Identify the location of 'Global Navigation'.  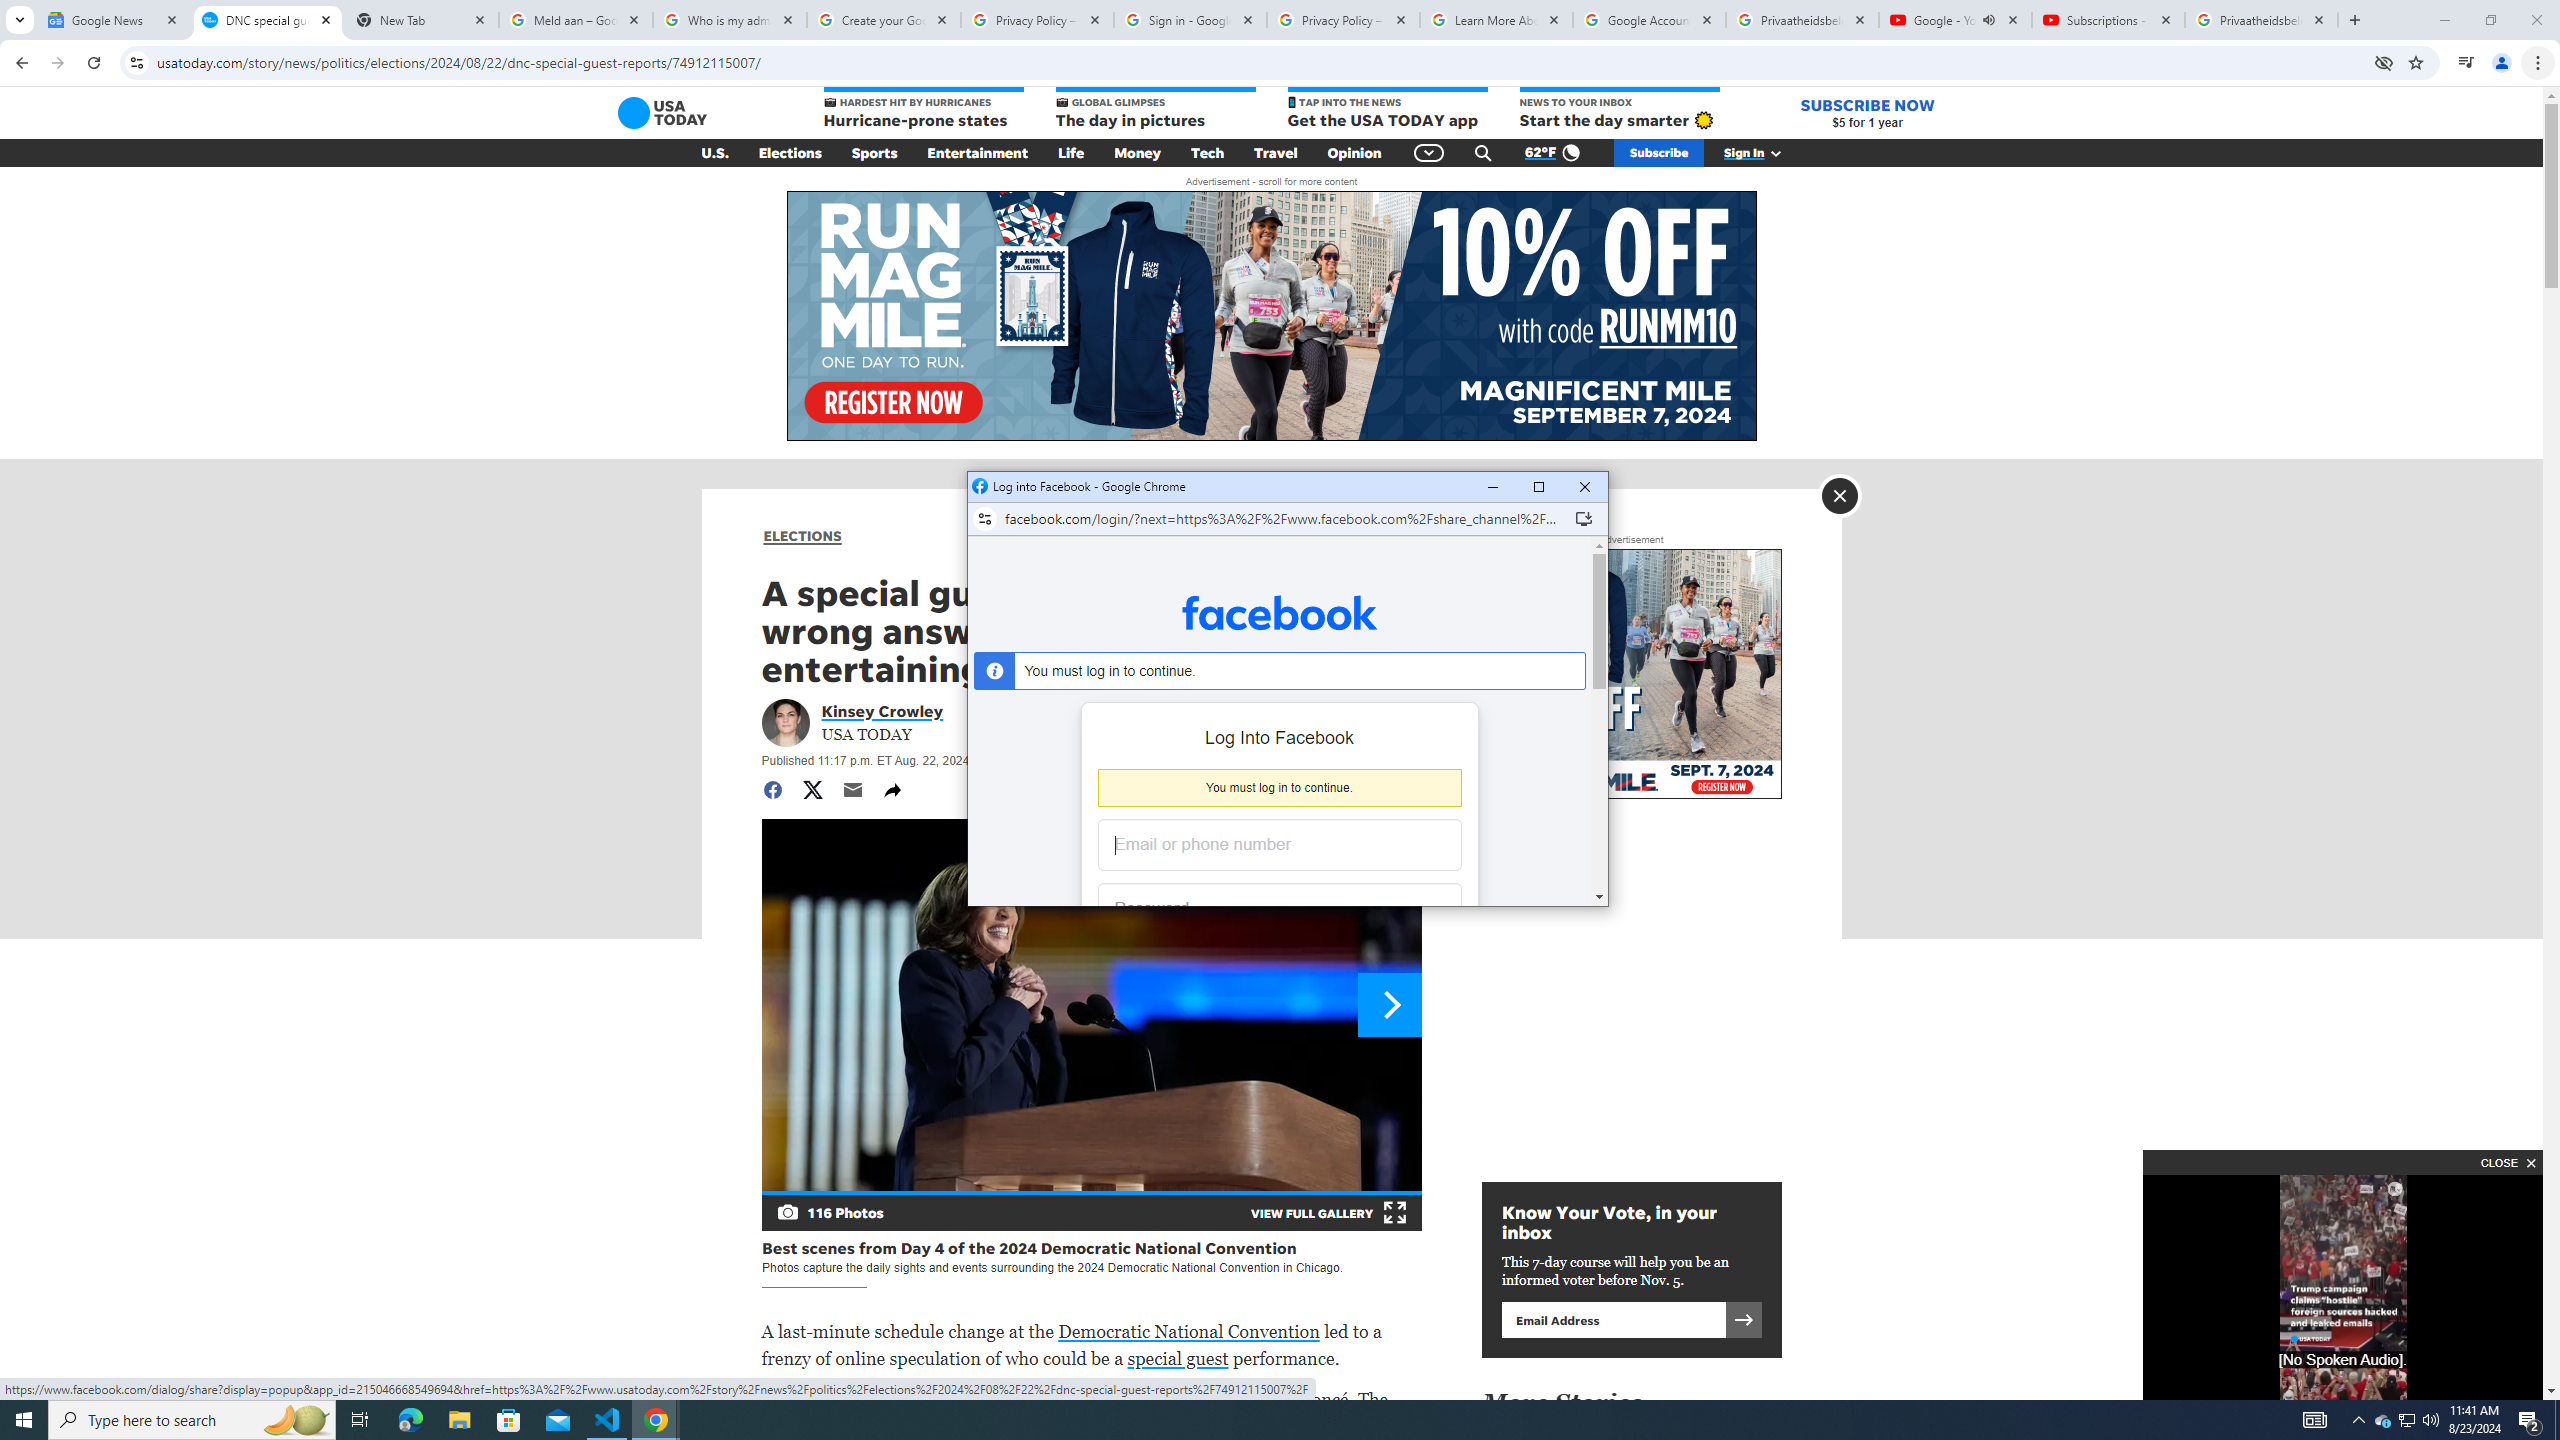
(1427, 153).